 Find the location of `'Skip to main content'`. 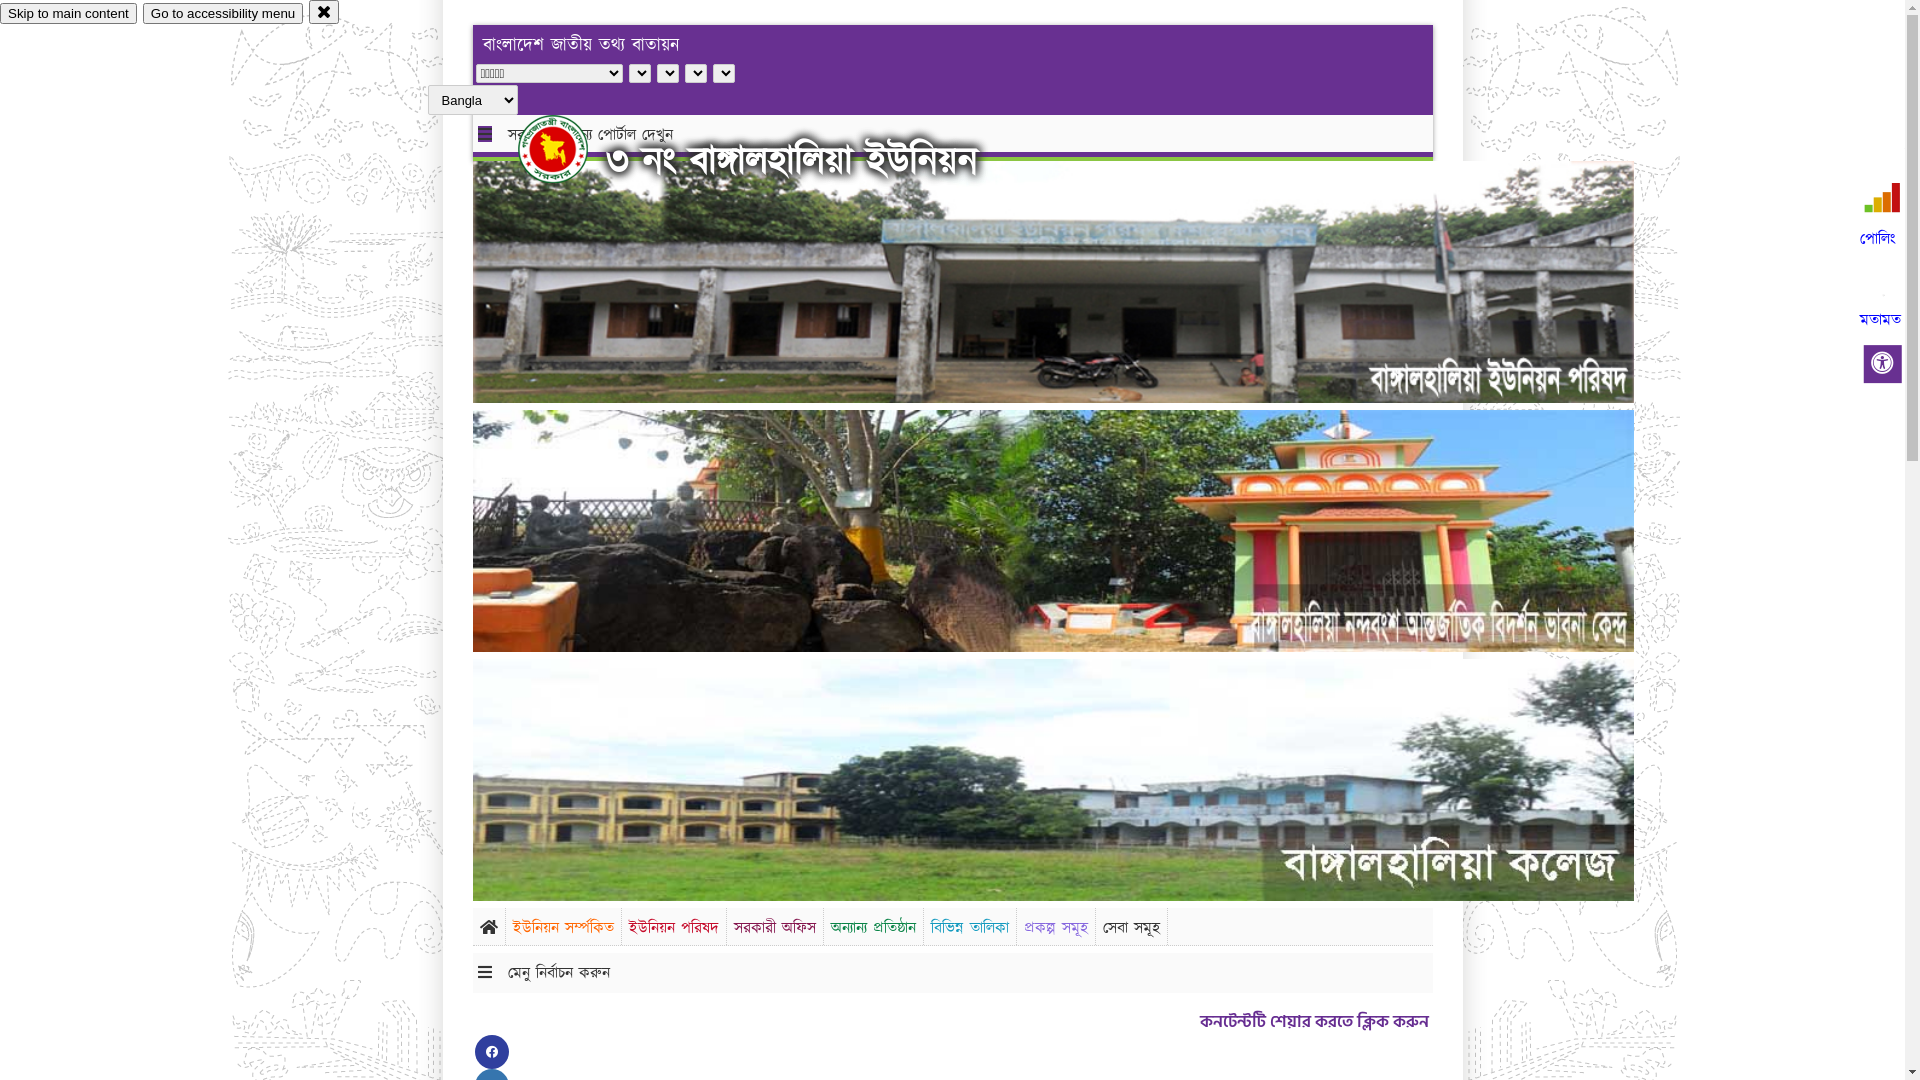

'Skip to main content' is located at coordinates (0, 13).